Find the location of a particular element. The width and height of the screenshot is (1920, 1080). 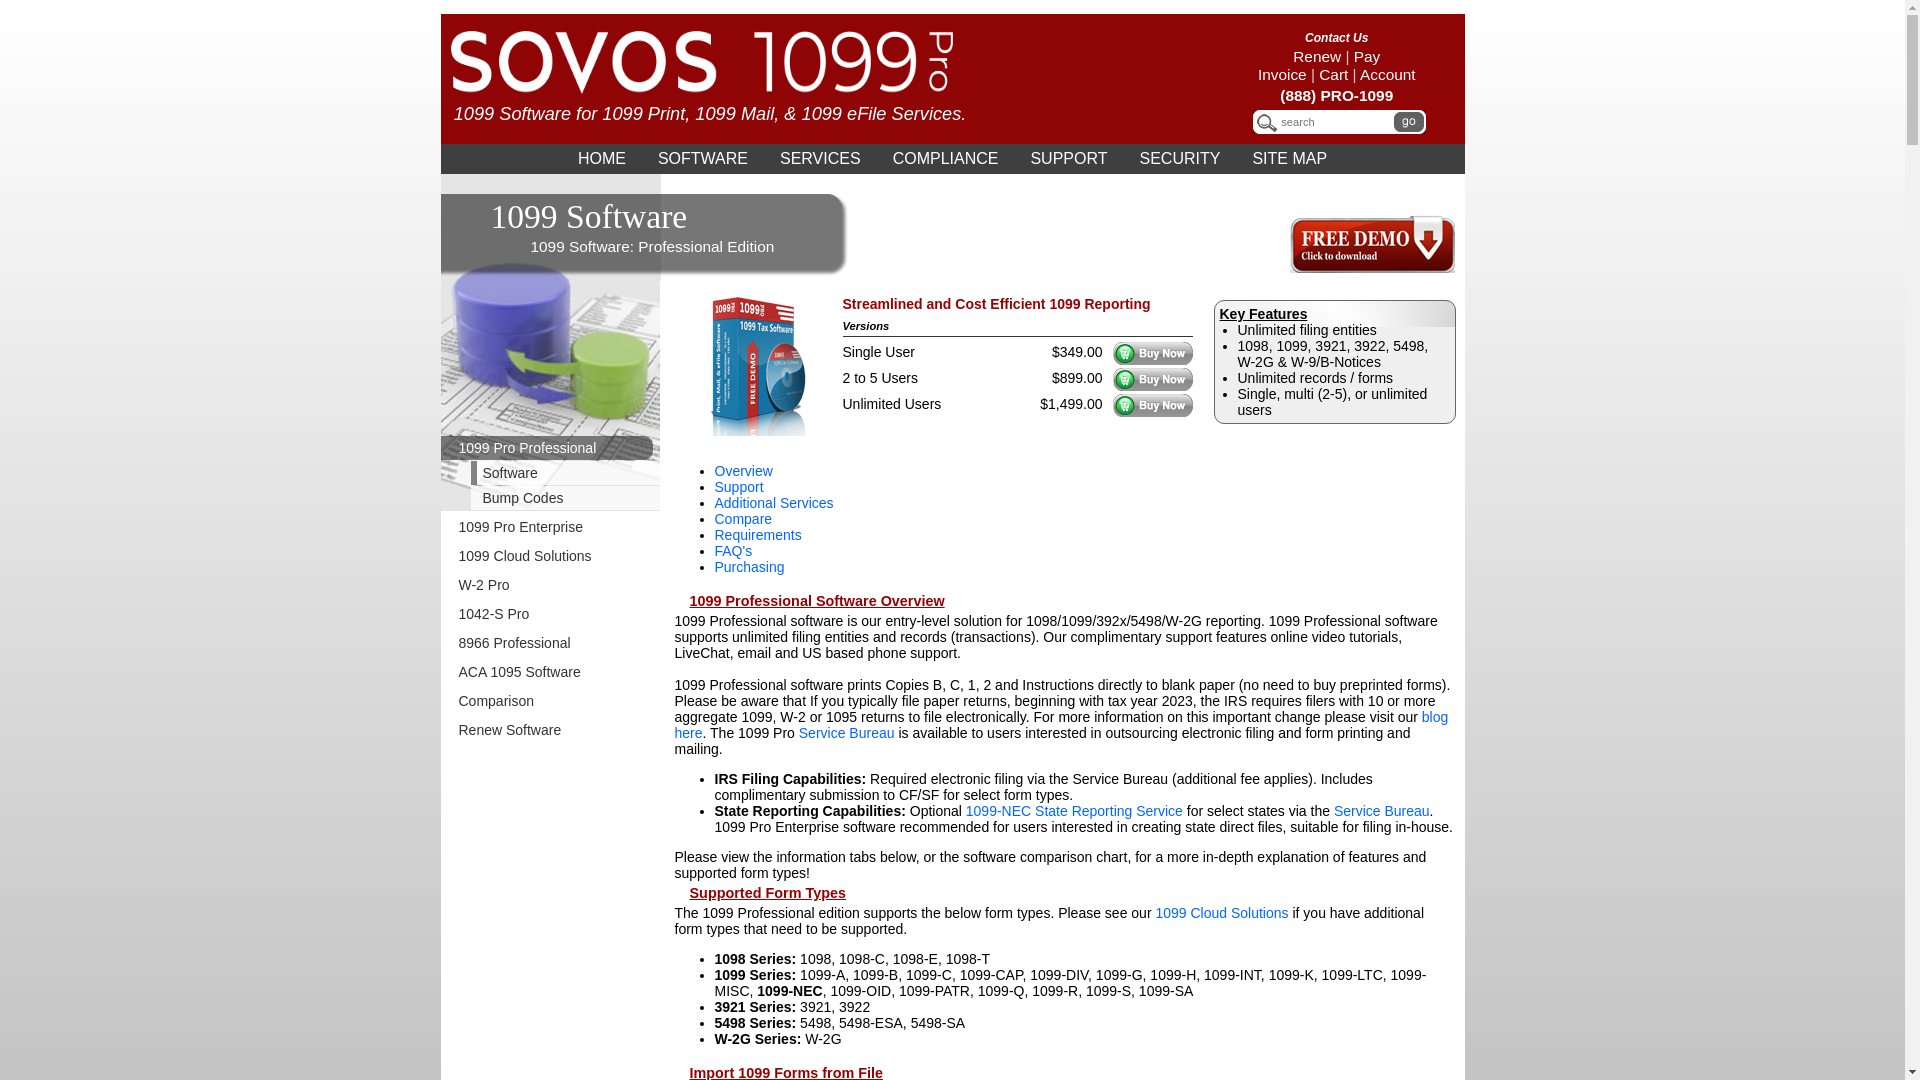

'1099 Pro Professional' is located at coordinates (439, 446).